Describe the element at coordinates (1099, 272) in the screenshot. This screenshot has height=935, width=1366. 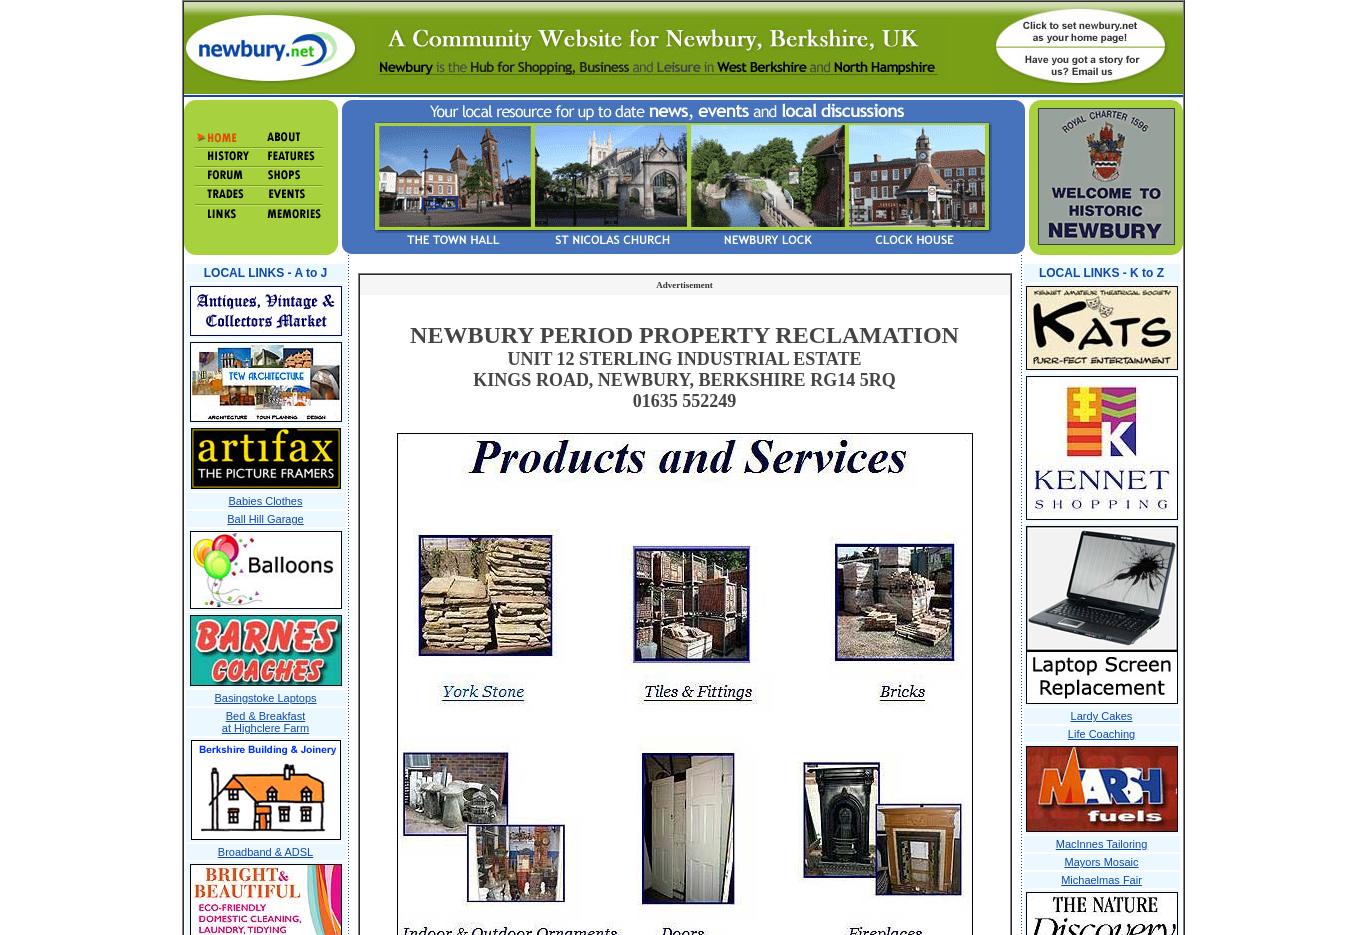
I see `'LOCAL 
                        LINKS - K to Z'` at that location.